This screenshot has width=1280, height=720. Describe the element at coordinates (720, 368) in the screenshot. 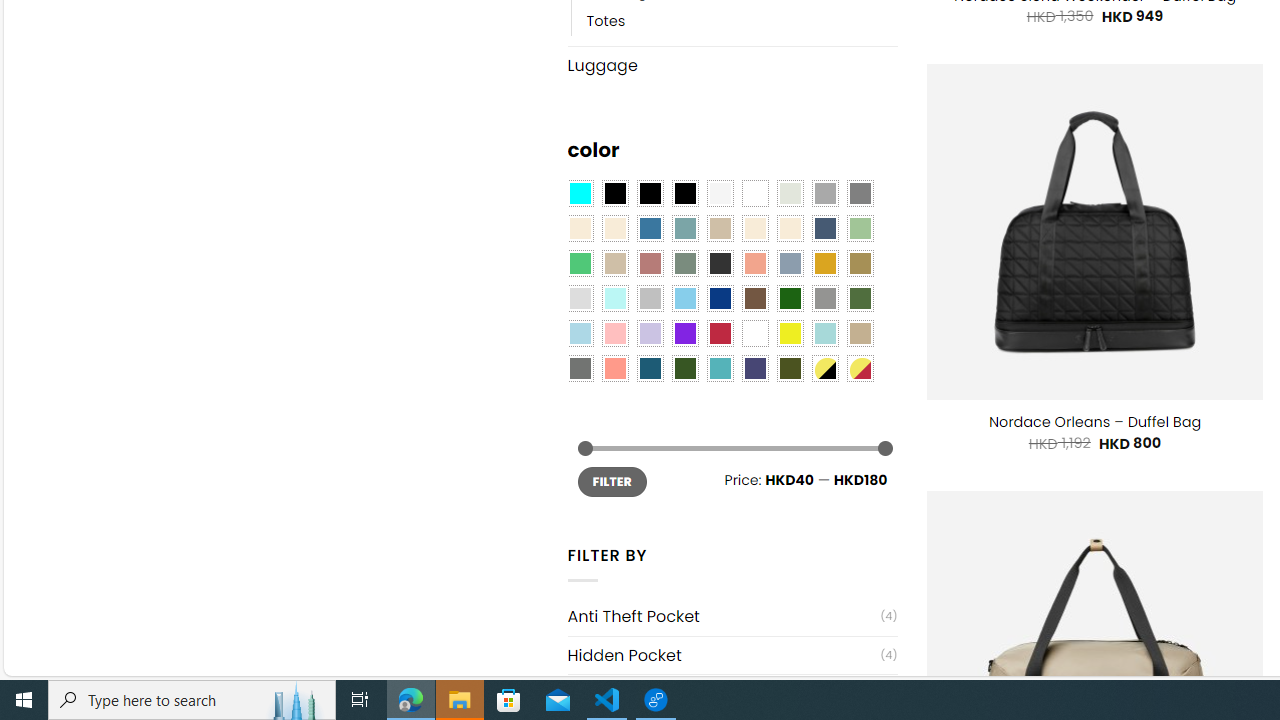

I see `'Teal'` at that location.